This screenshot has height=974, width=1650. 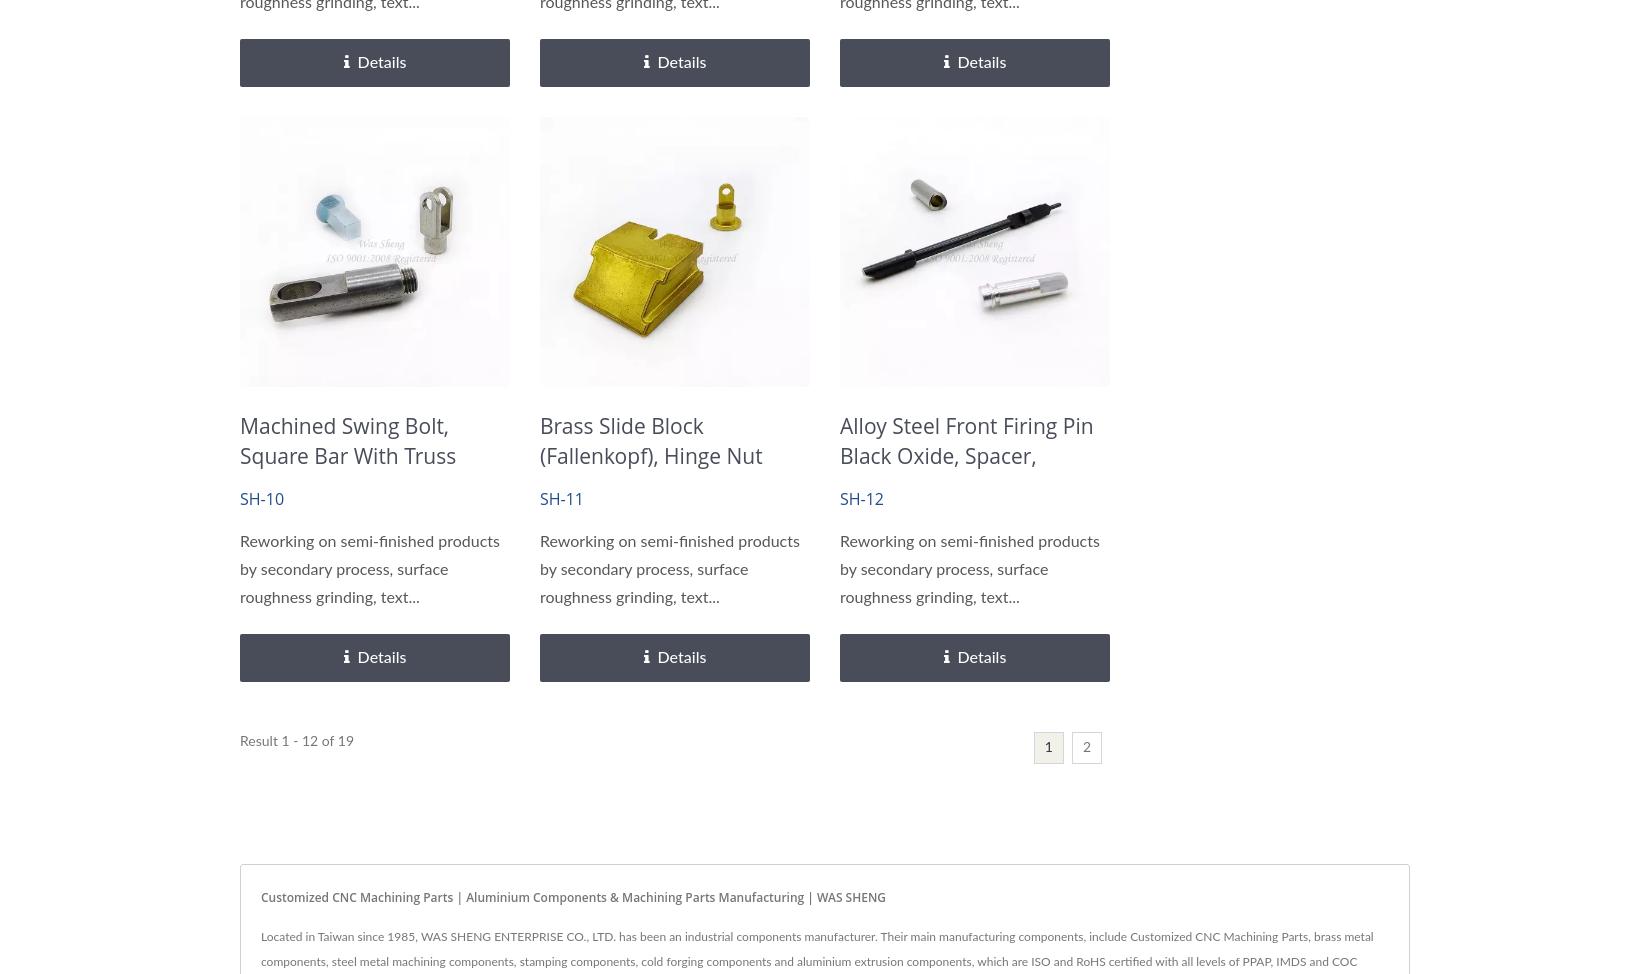 What do you see at coordinates (861, 498) in the screenshot?
I see `'SH-12'` at bounding box center [861, 498].